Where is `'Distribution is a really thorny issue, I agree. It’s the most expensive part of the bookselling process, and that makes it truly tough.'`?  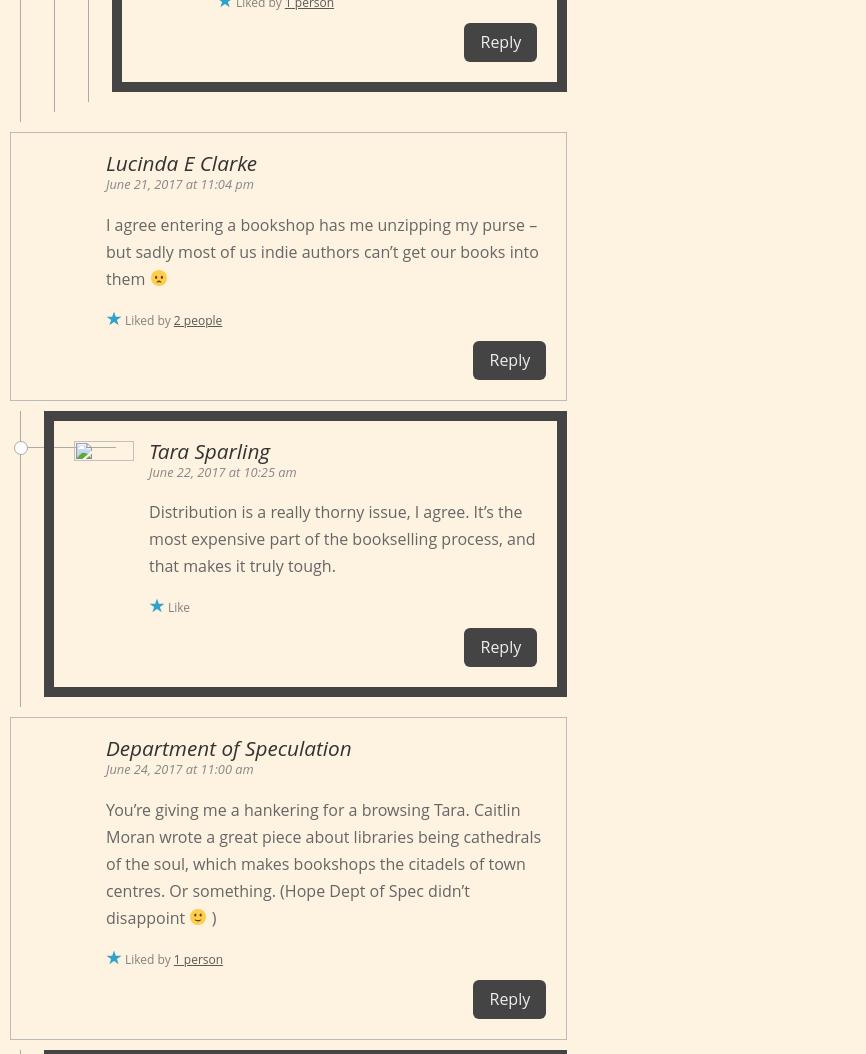
'Distribution is a really thorny issue, I agree. It’s the most expensive part of the bookselling process, and that makes it truly tough.' is located at coordinates (149, 539).